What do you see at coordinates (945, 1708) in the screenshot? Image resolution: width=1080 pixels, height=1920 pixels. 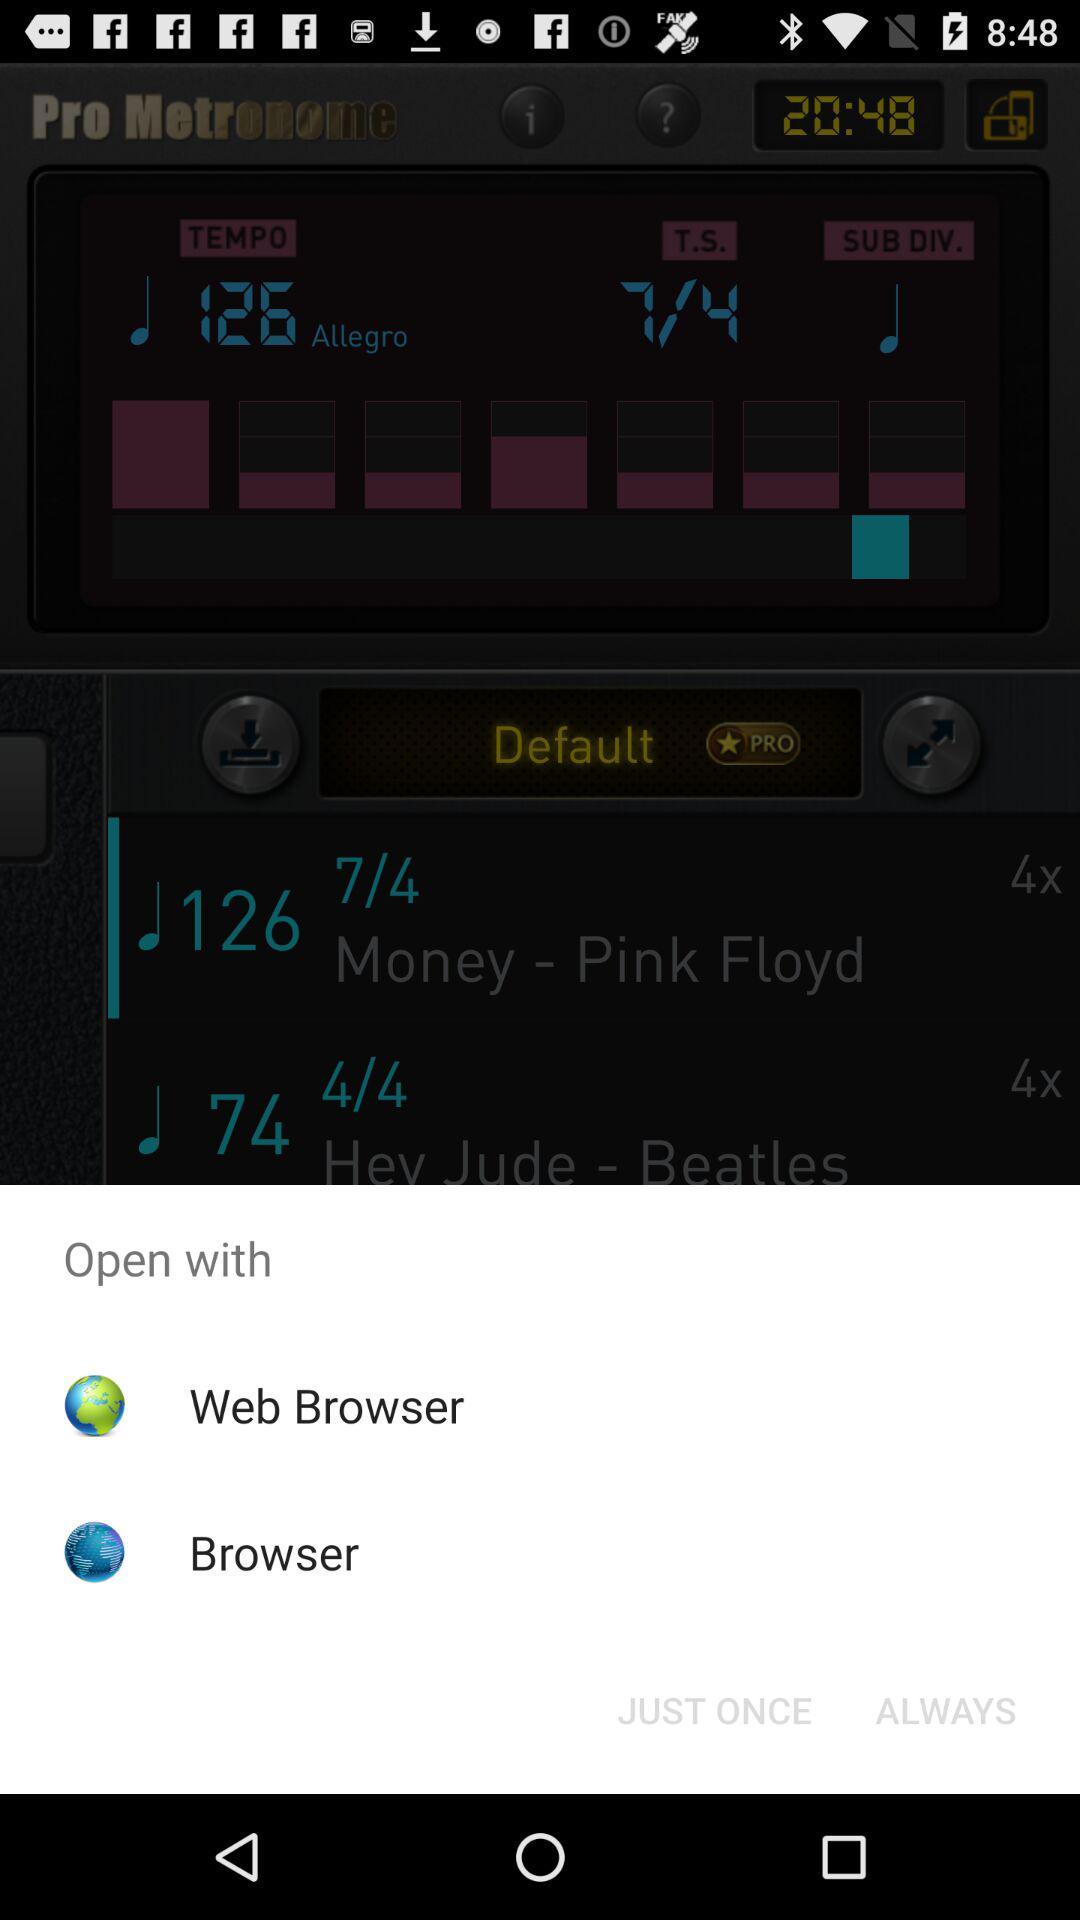 I see `the app below the open with item` at bounding box center [945, 1708].